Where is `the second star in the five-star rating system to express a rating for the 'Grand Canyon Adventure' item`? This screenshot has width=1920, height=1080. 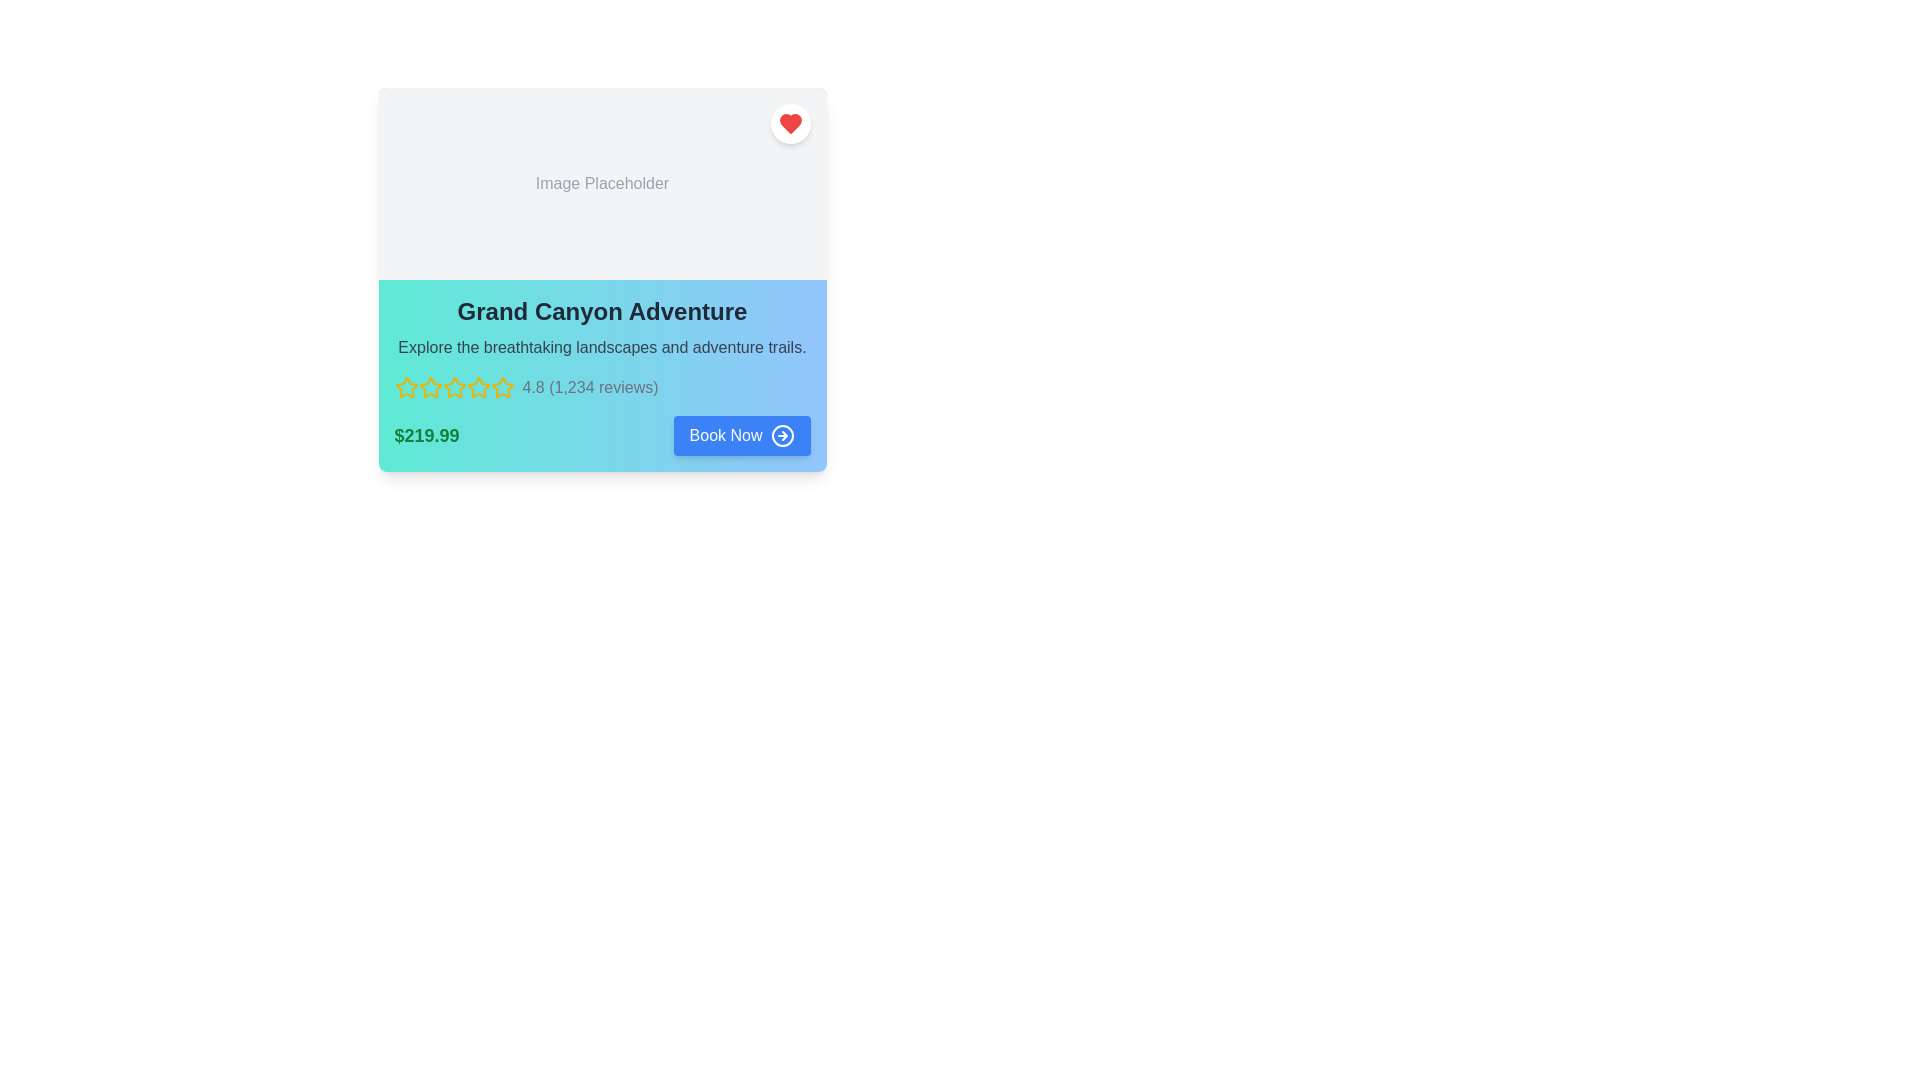 the second star in the five-star rating system to express a rating for the 'Grand Canyon Adventure' item is located at coordinates (453, 387).